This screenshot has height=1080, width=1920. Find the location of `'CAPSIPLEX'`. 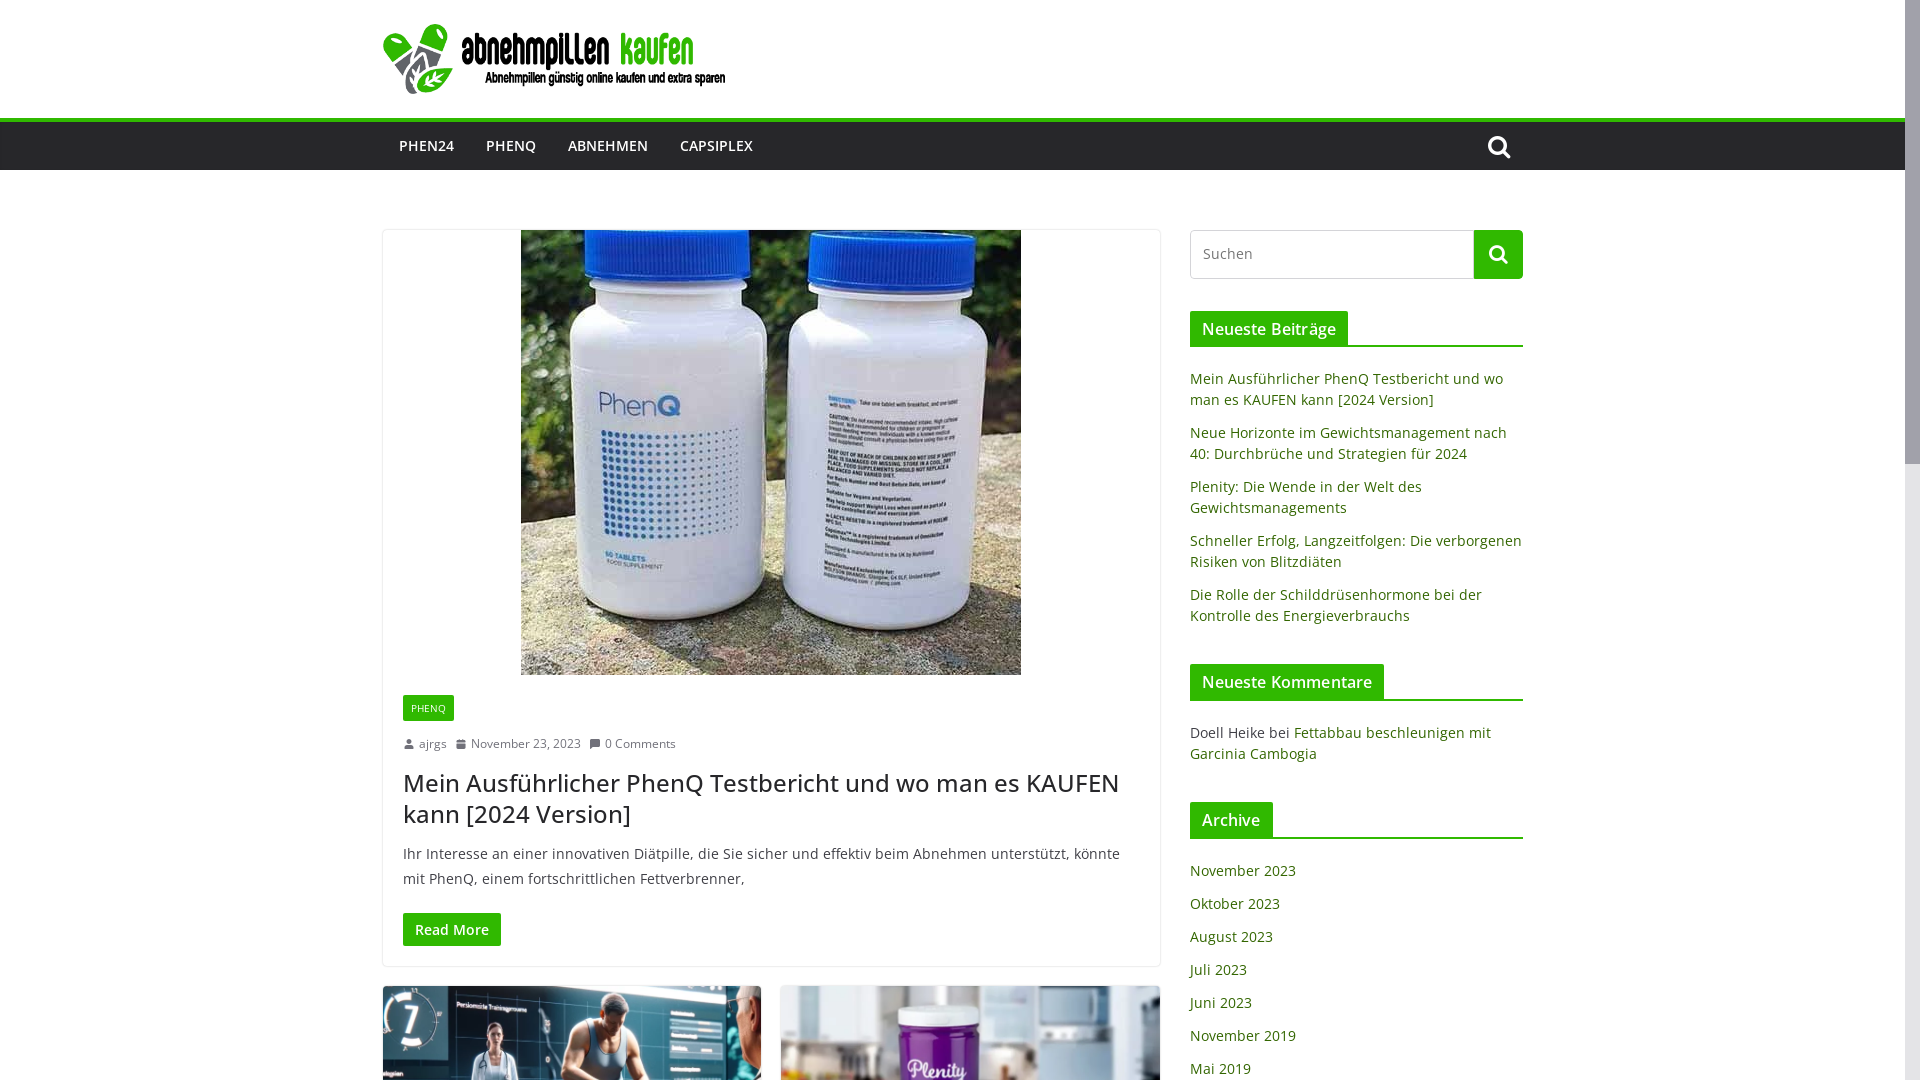

'CAPSIPLEX' is located at coordinates (716, 145).